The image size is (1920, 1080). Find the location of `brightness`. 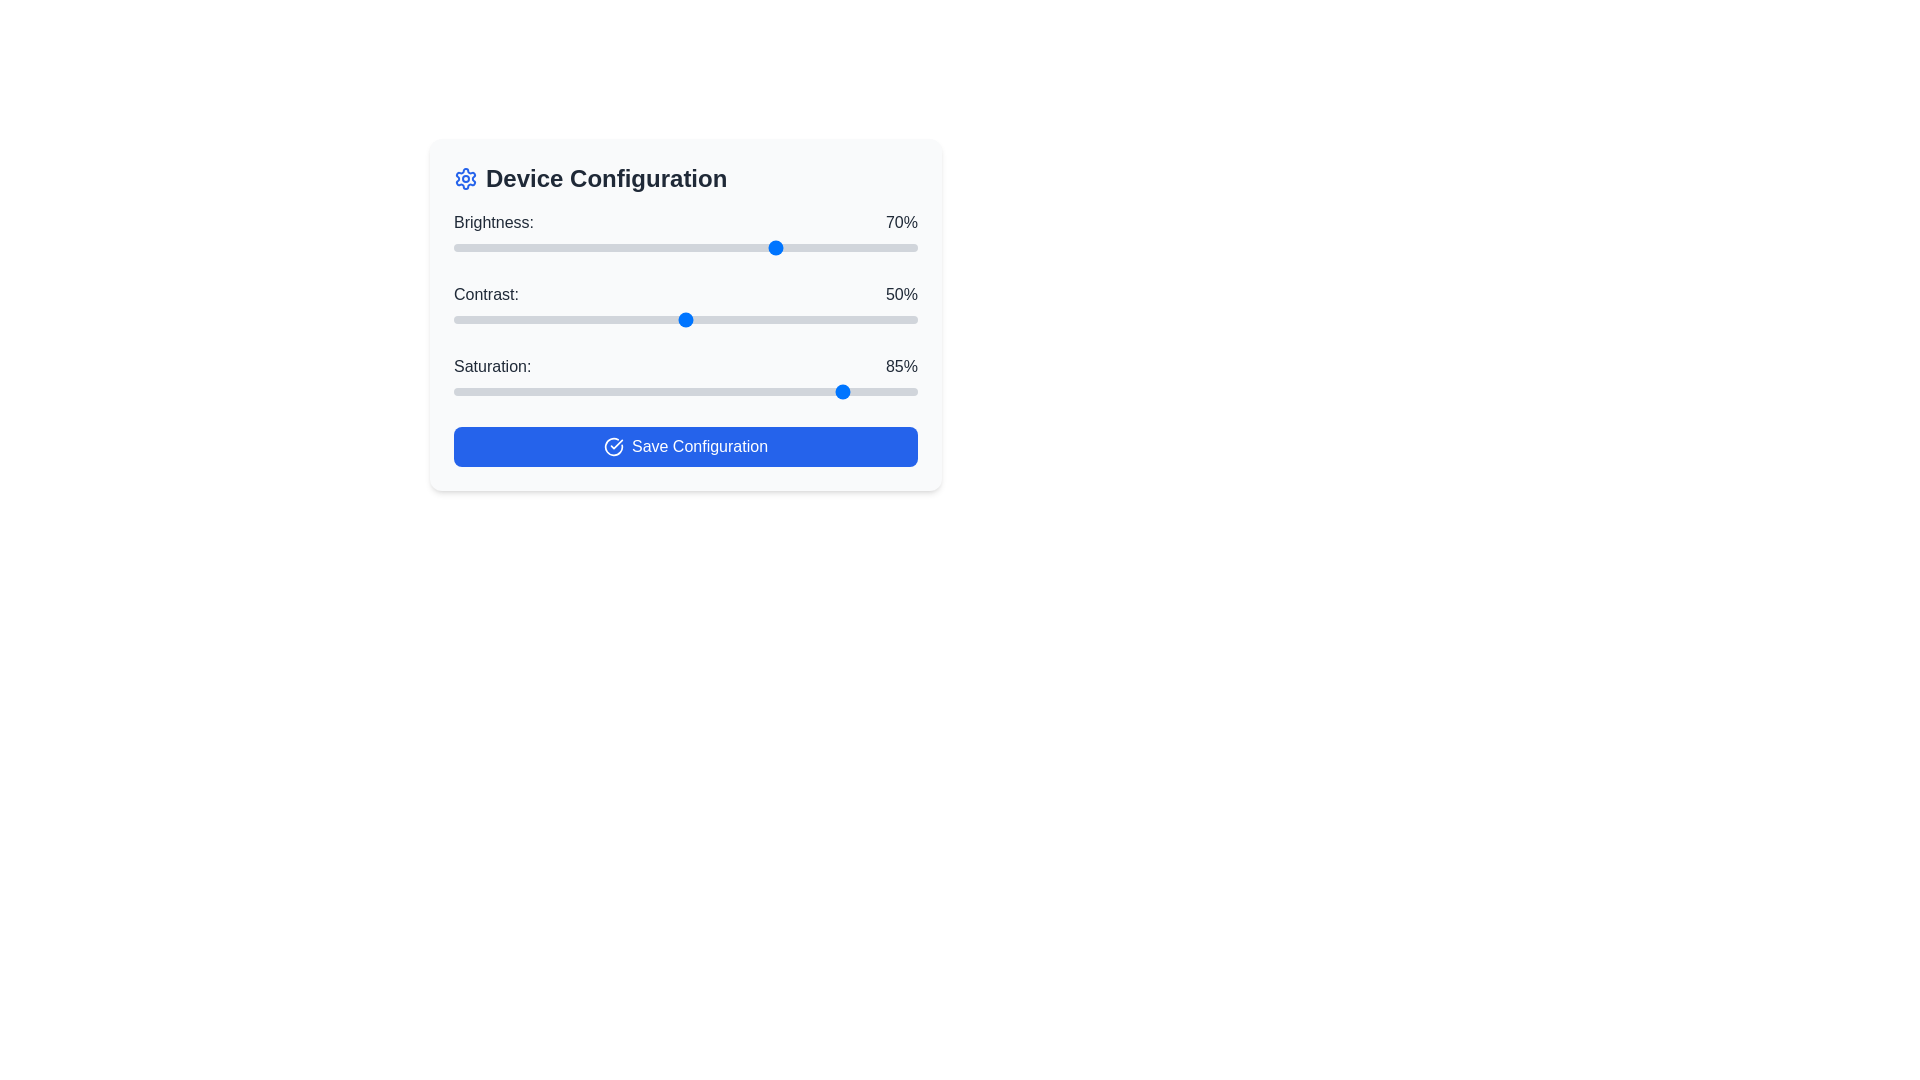

brightness is located at coordinates (903, 246).